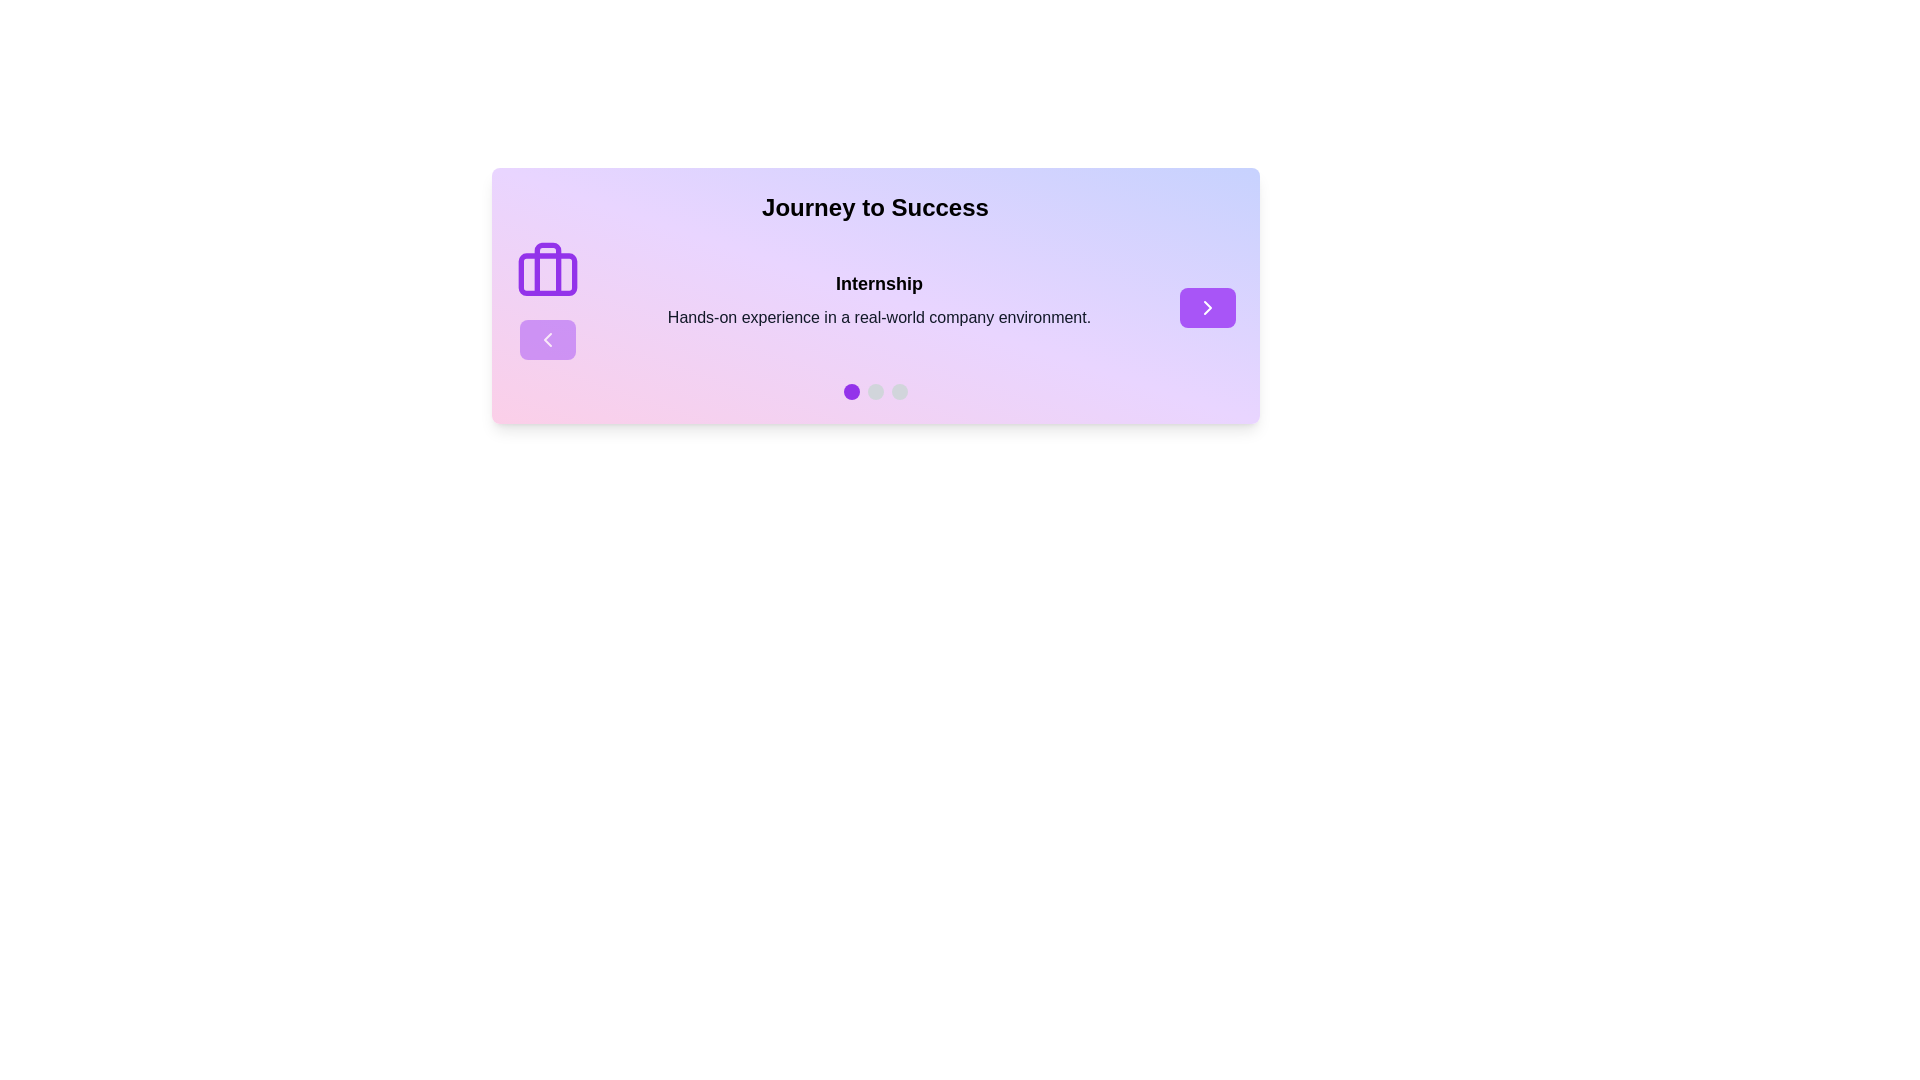 The height and width of the screenshot is (1080, 1920). What do you see at coordinates (879, 300) in the screenshot?
I see `the informative text block that describes the internship opportunity` at bounding box center [879, 300].